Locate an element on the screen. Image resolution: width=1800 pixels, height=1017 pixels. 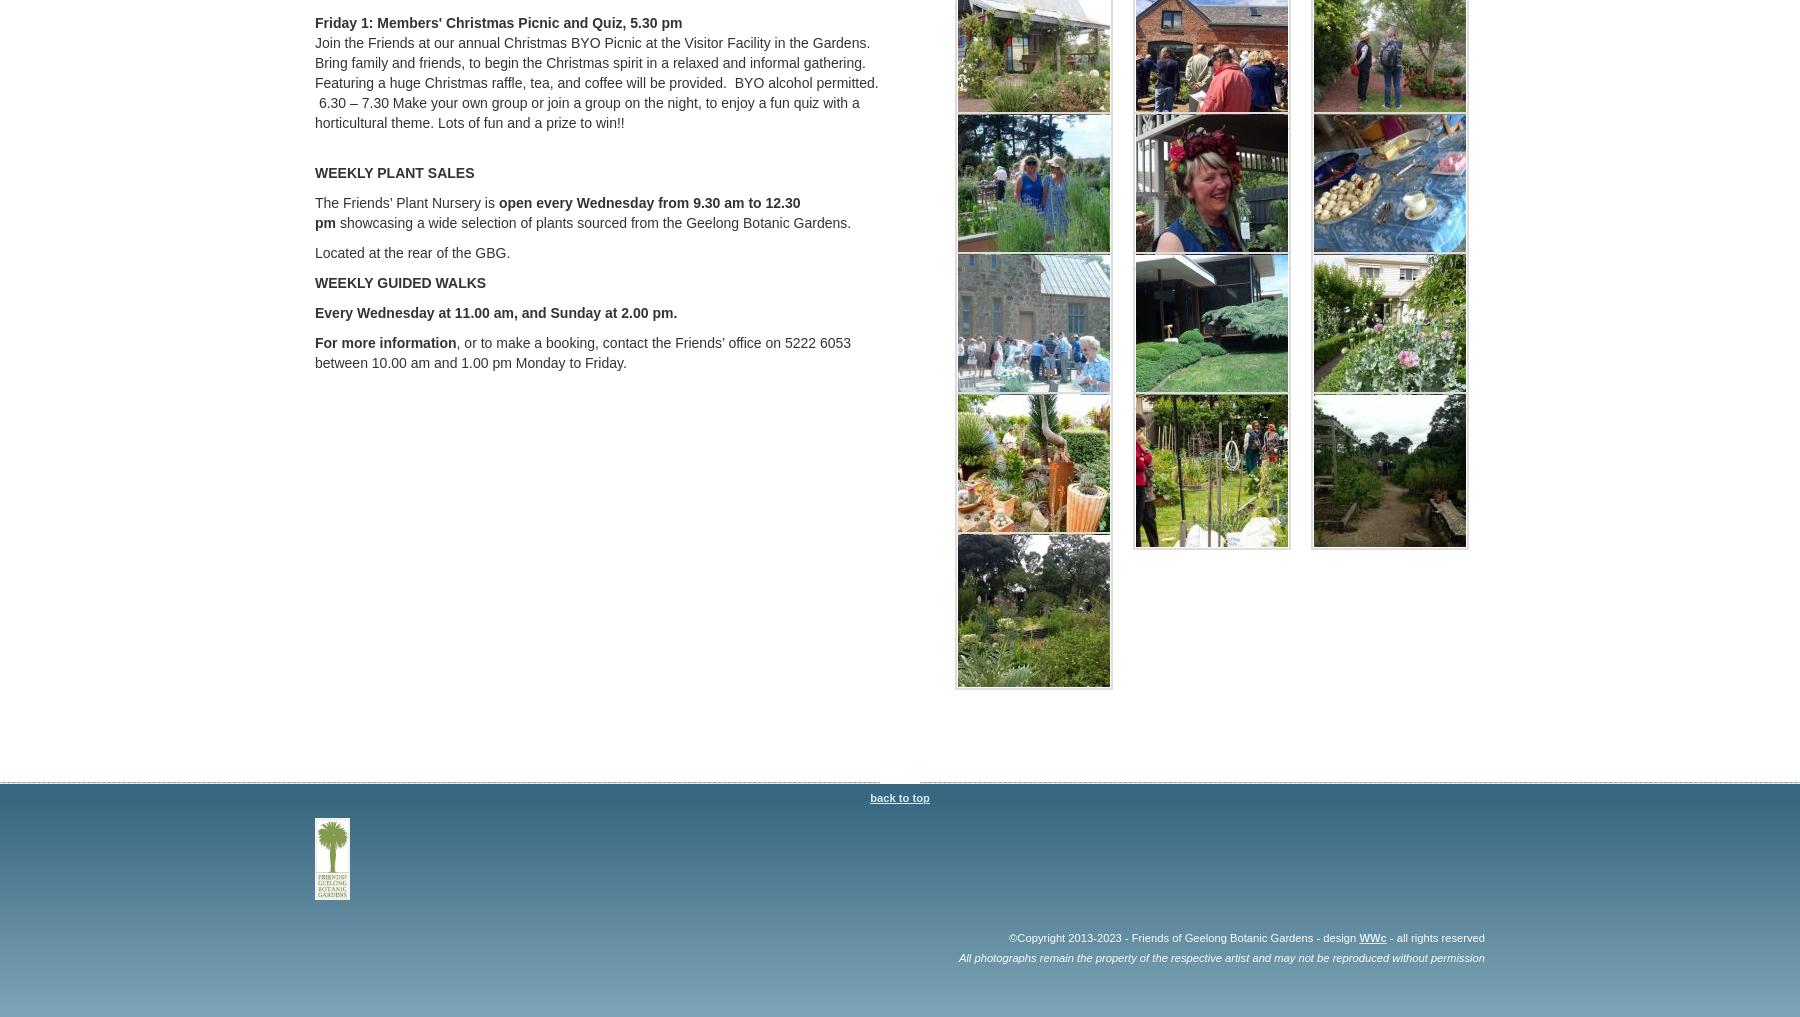
'WWc' is located at coordinates (1358, 935).